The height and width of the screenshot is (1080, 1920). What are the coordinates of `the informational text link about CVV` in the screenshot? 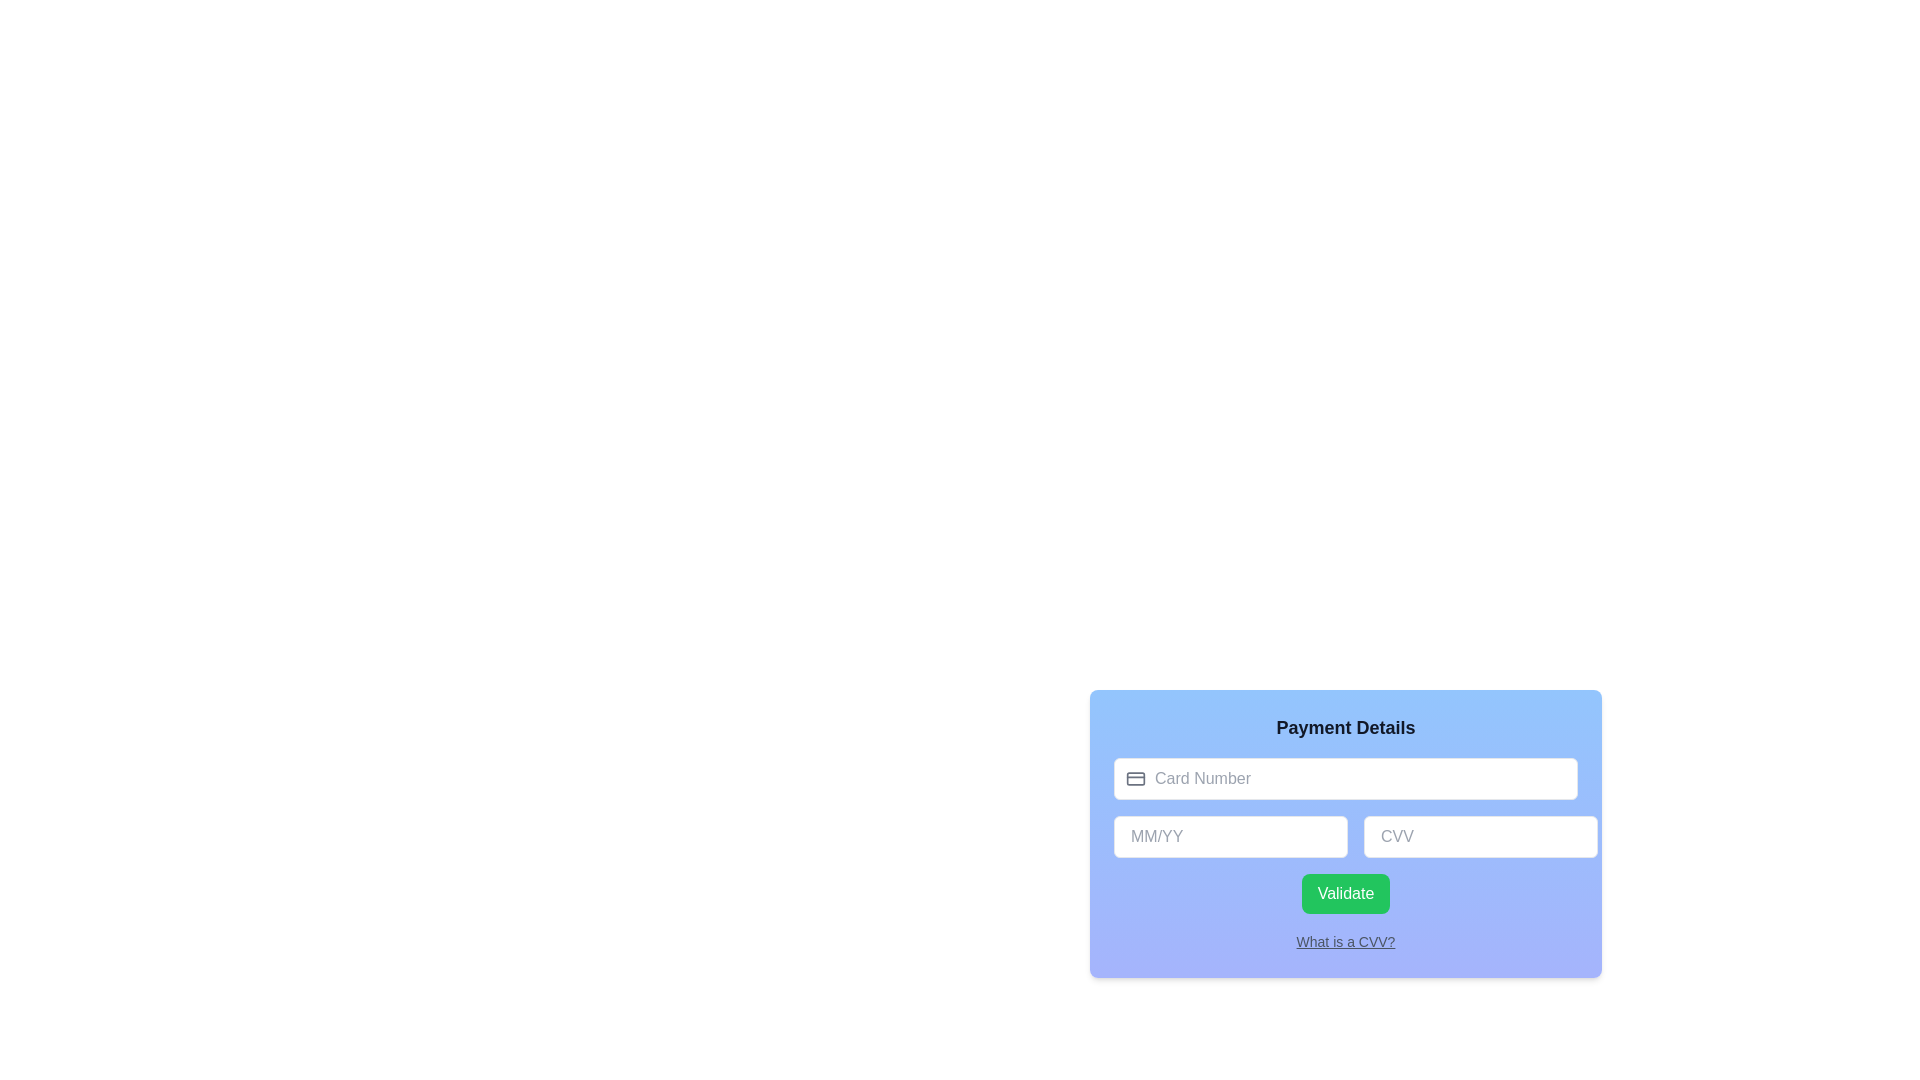 It's located at (1345, 941).